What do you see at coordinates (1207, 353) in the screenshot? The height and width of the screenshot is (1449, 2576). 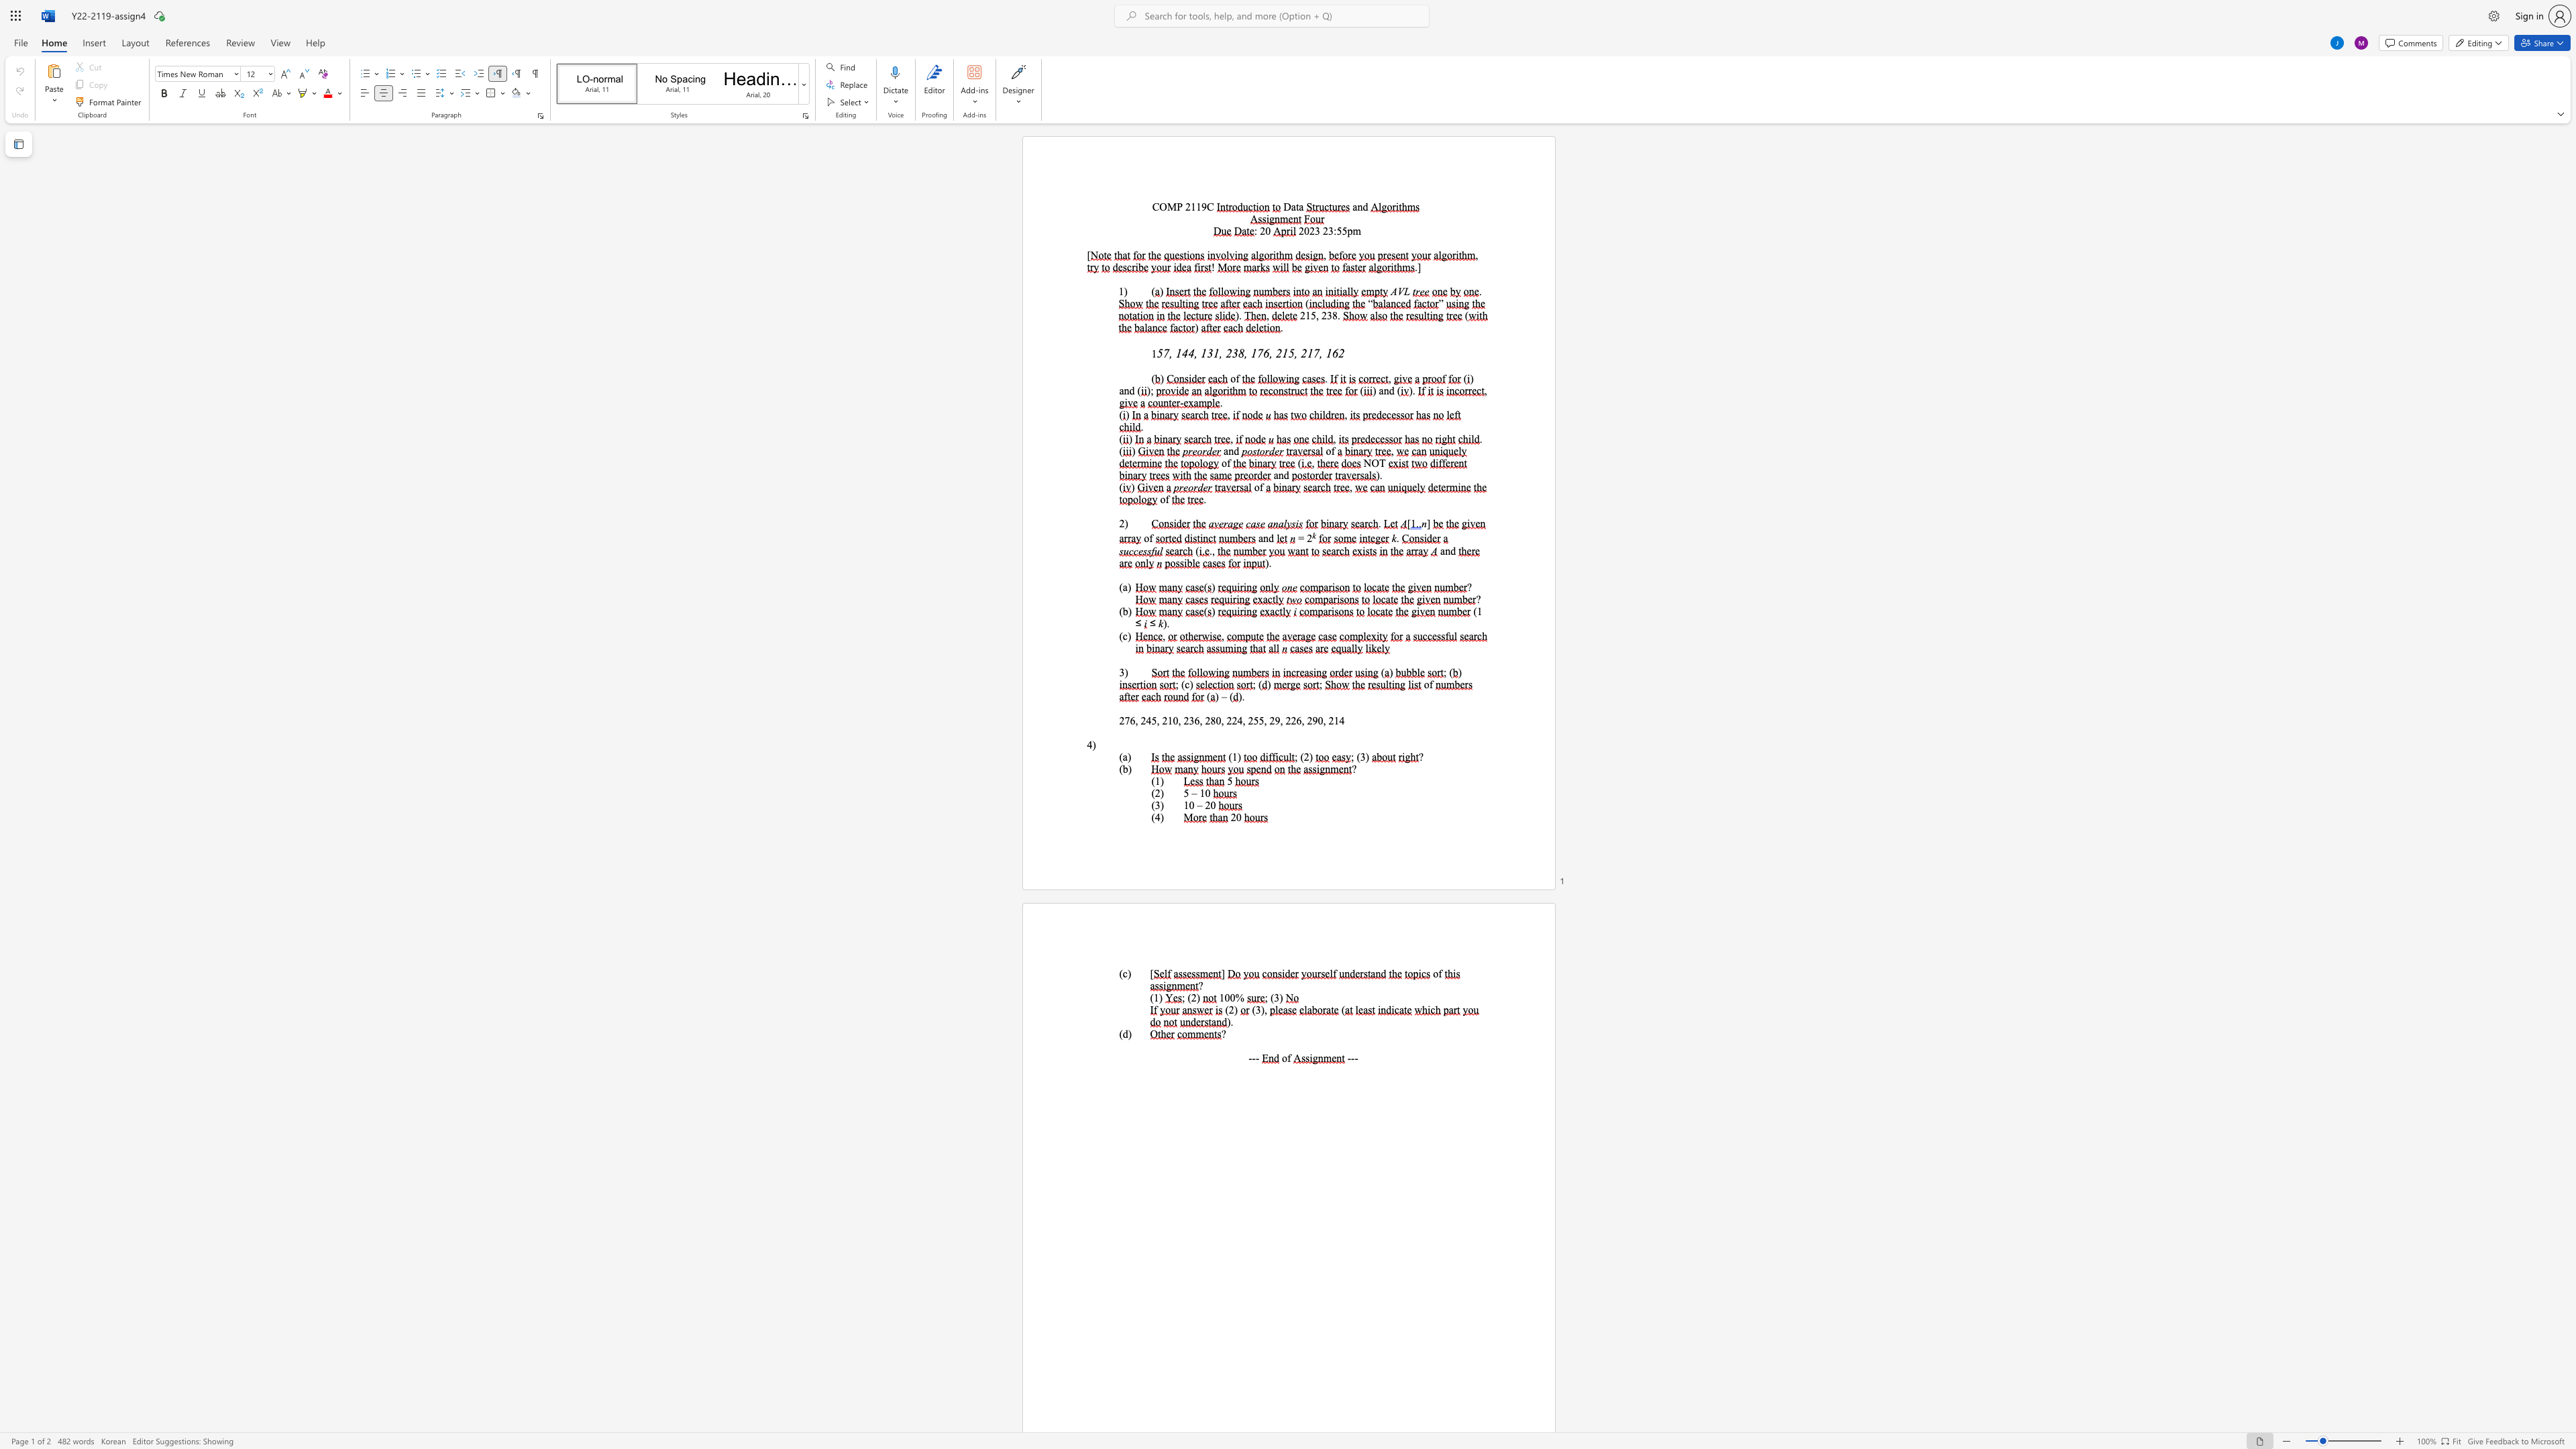 I see `the subset text "31, 238, 17" within the text "57, 144, 131, 238, 176, 215, 217, 162"` at bounding box center [1207, 353].